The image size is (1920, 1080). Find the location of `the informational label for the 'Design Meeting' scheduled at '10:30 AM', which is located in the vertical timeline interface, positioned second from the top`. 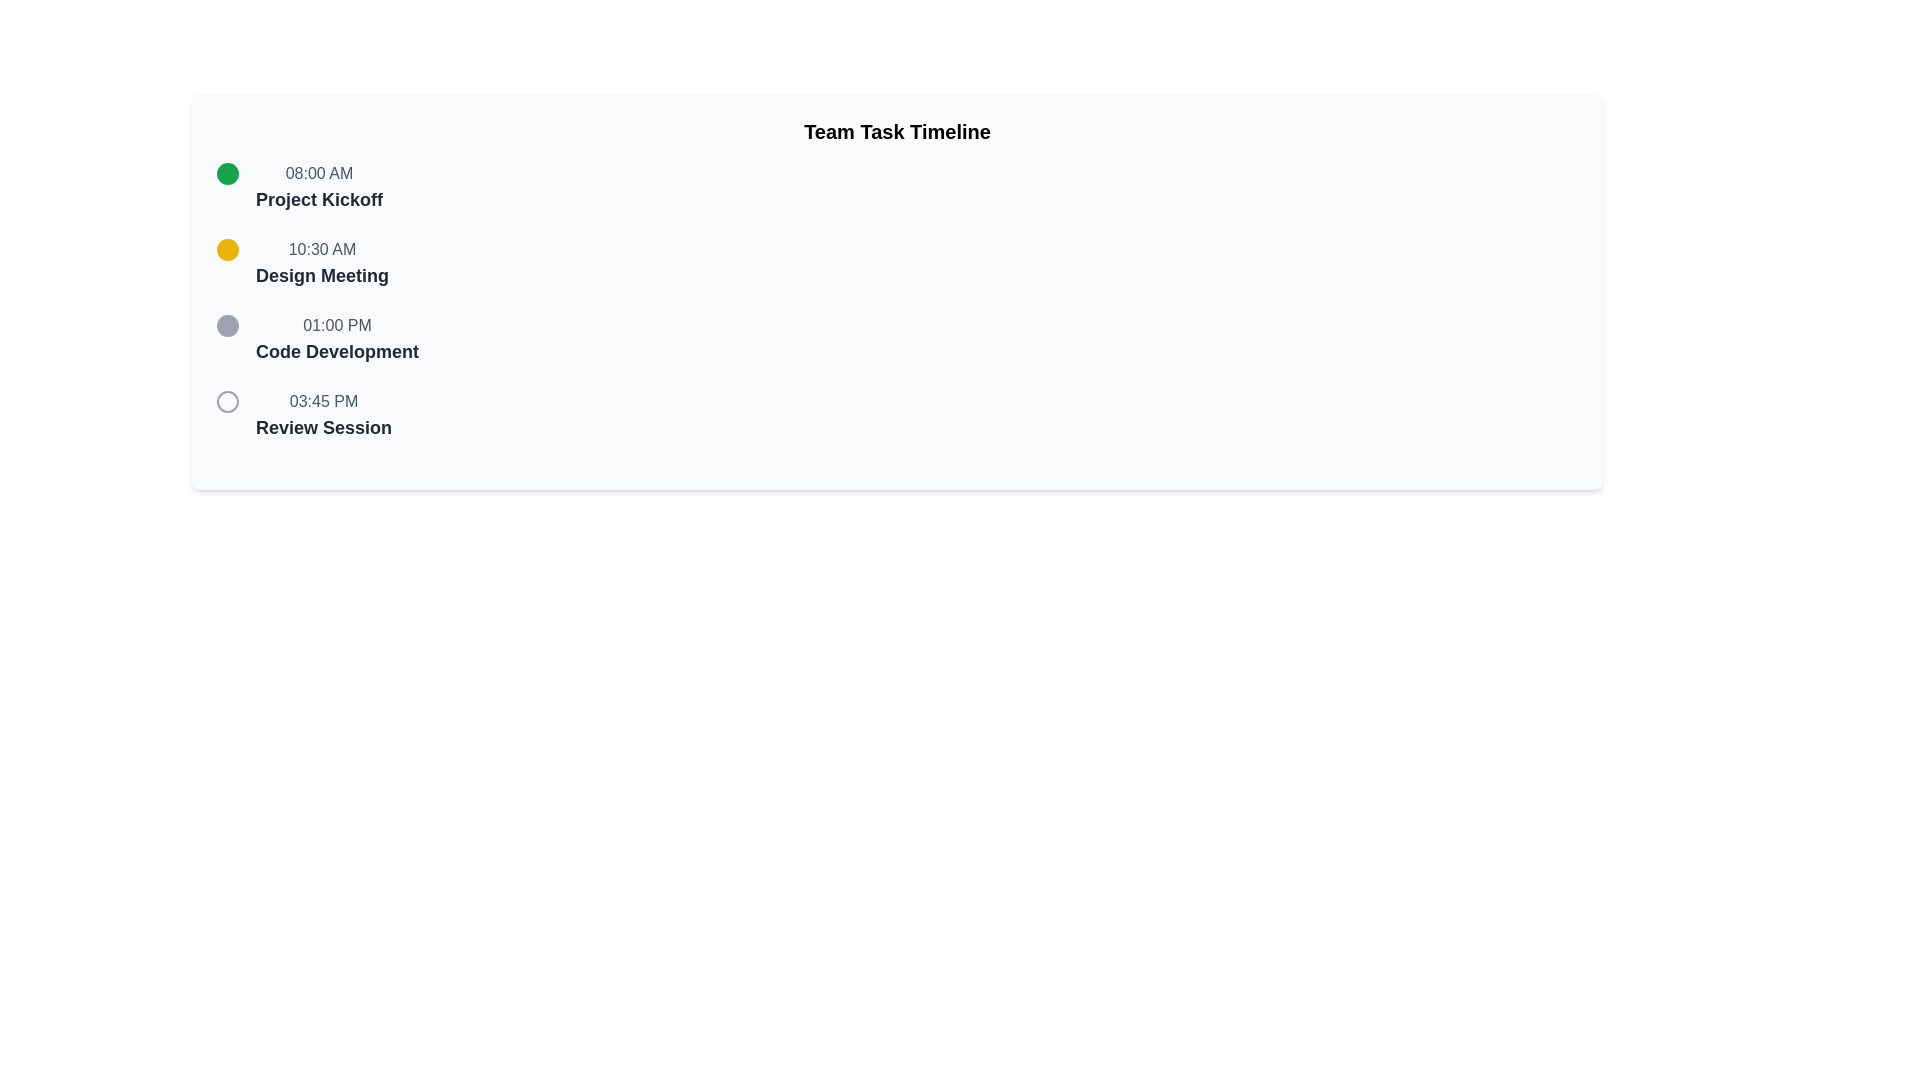

the informational label for the 'Design Meeting' scheduled at '10:30 AM', which is located in the vertical timeline interface, positioned second from the top is located at coordinates (322, 262).